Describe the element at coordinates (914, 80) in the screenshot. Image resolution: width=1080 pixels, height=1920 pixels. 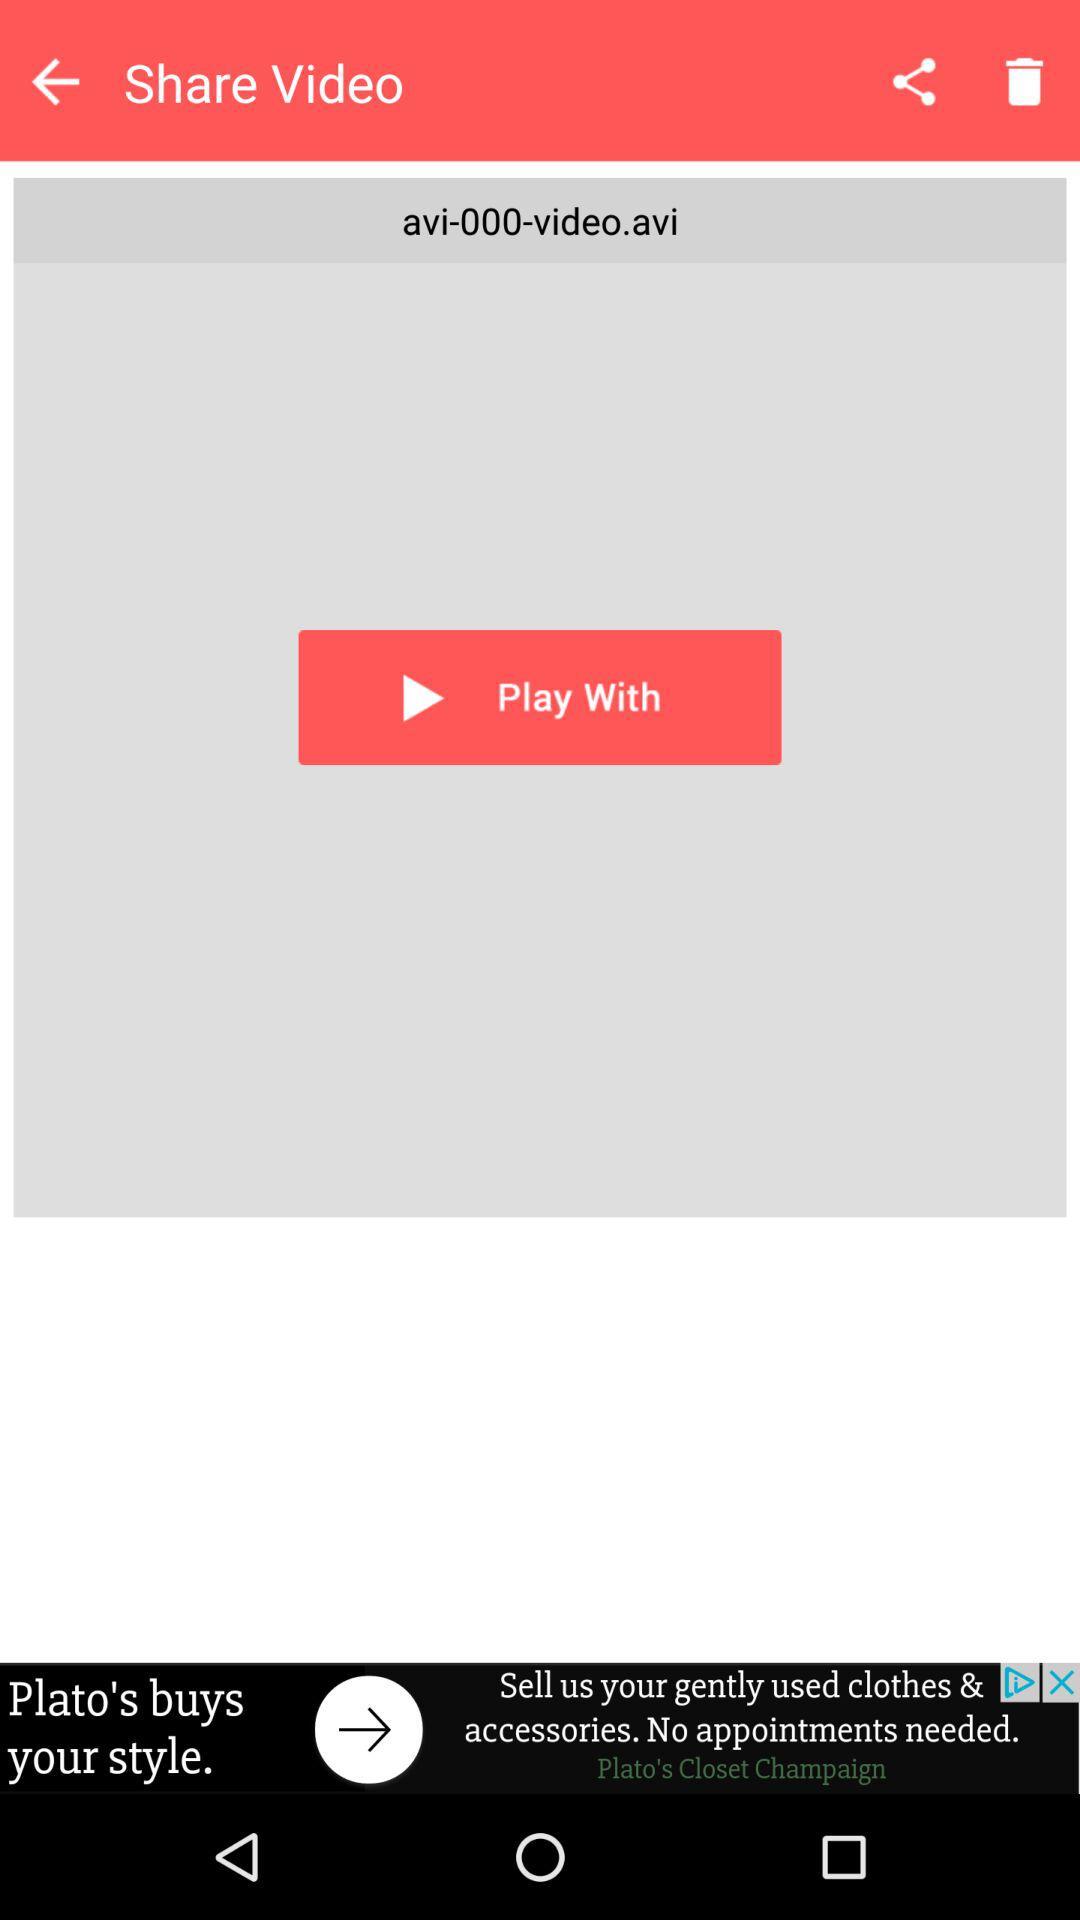
I see `share` at that location.